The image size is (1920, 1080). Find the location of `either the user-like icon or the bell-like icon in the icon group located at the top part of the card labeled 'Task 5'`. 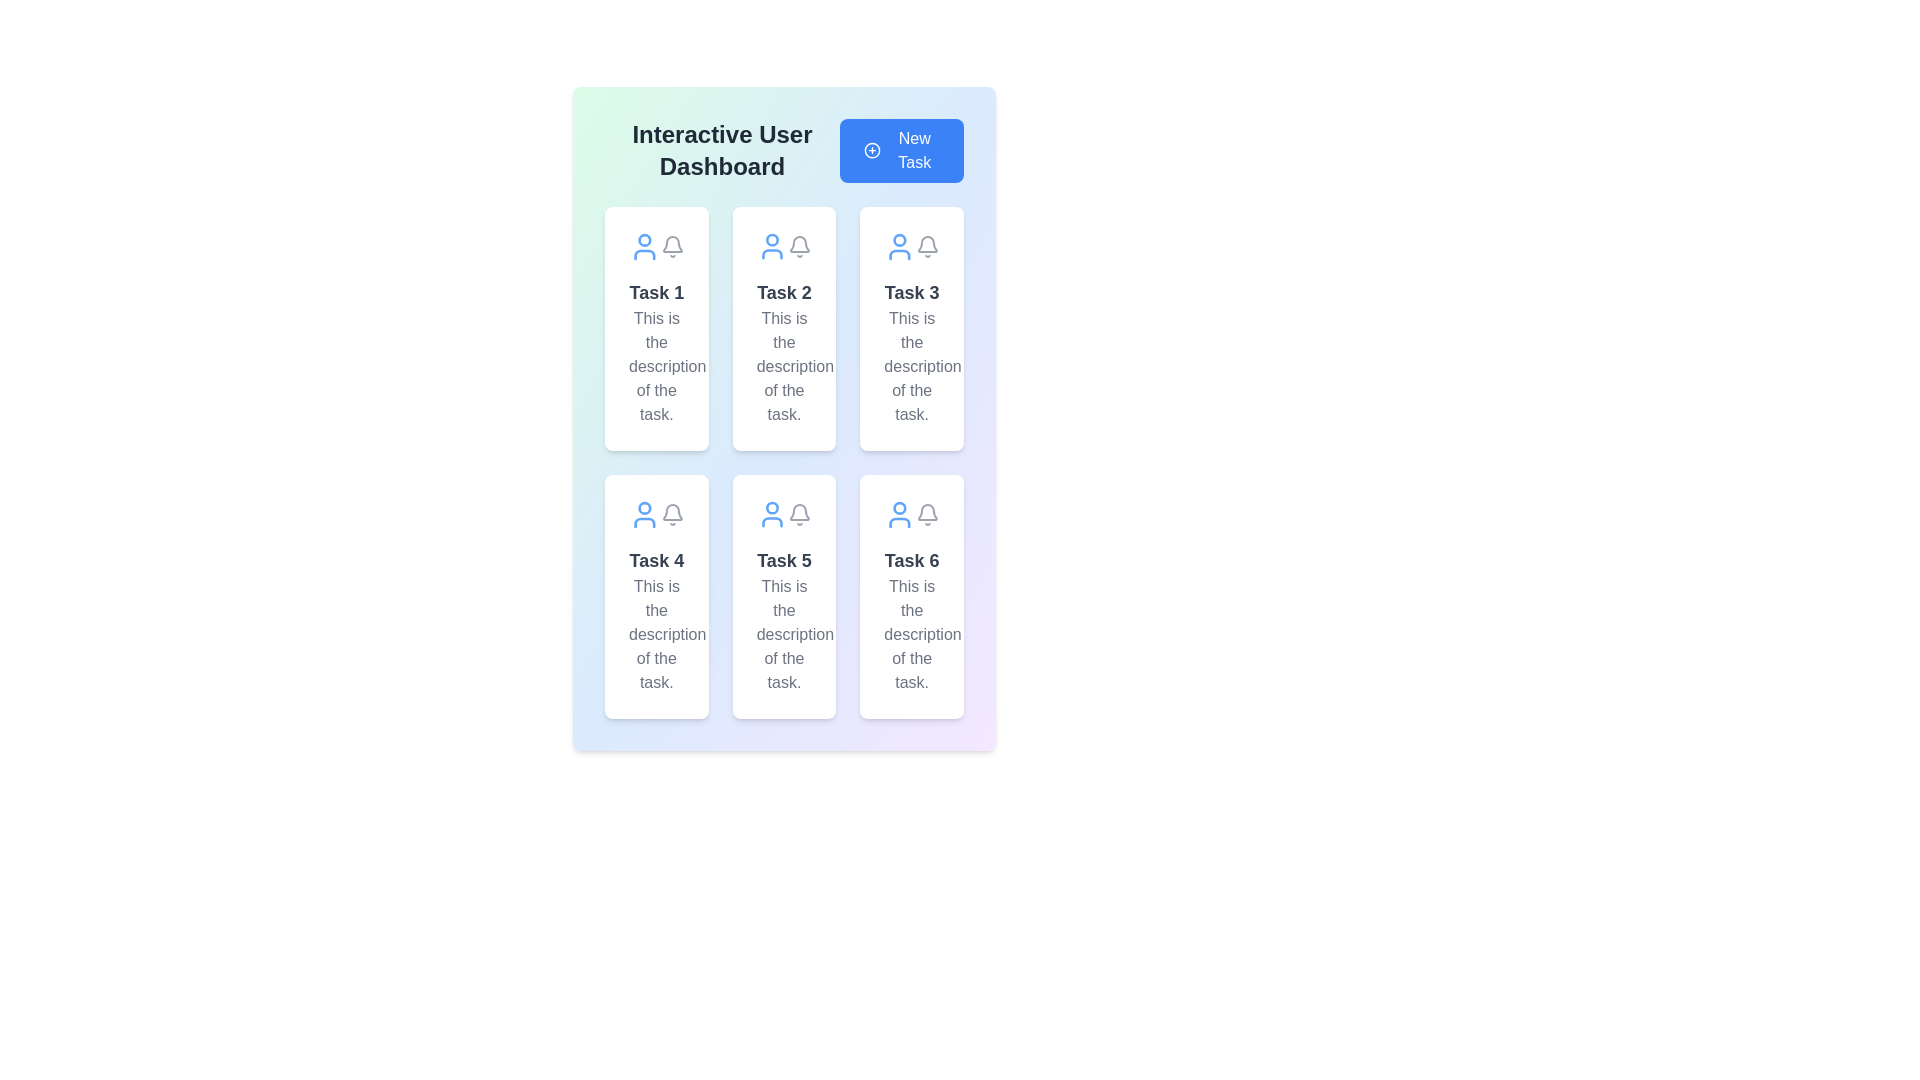

either the user-like icon or the bell-like icon in the icon group located at the top part of the card labeled 'Task 5' is located at coordinates (783, 514).